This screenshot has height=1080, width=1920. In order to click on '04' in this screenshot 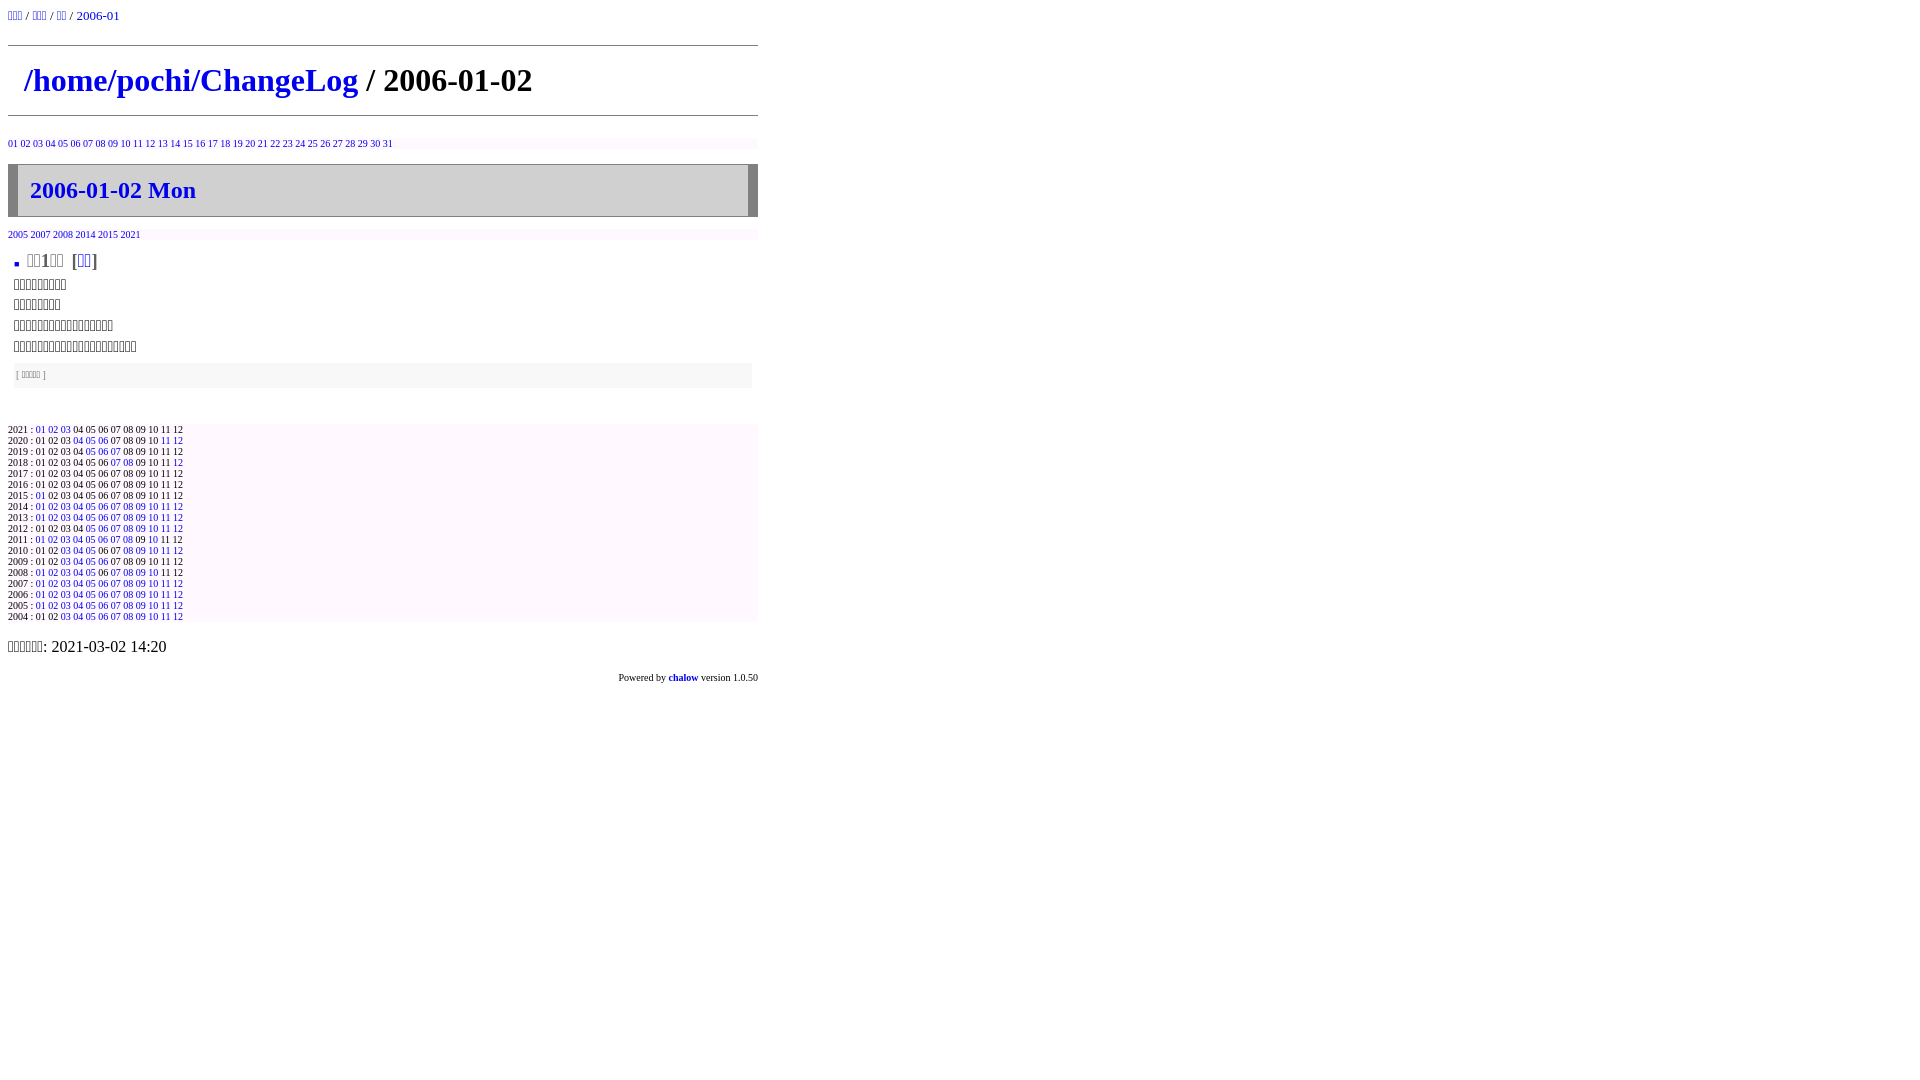, I will do `click(77, 593)`.